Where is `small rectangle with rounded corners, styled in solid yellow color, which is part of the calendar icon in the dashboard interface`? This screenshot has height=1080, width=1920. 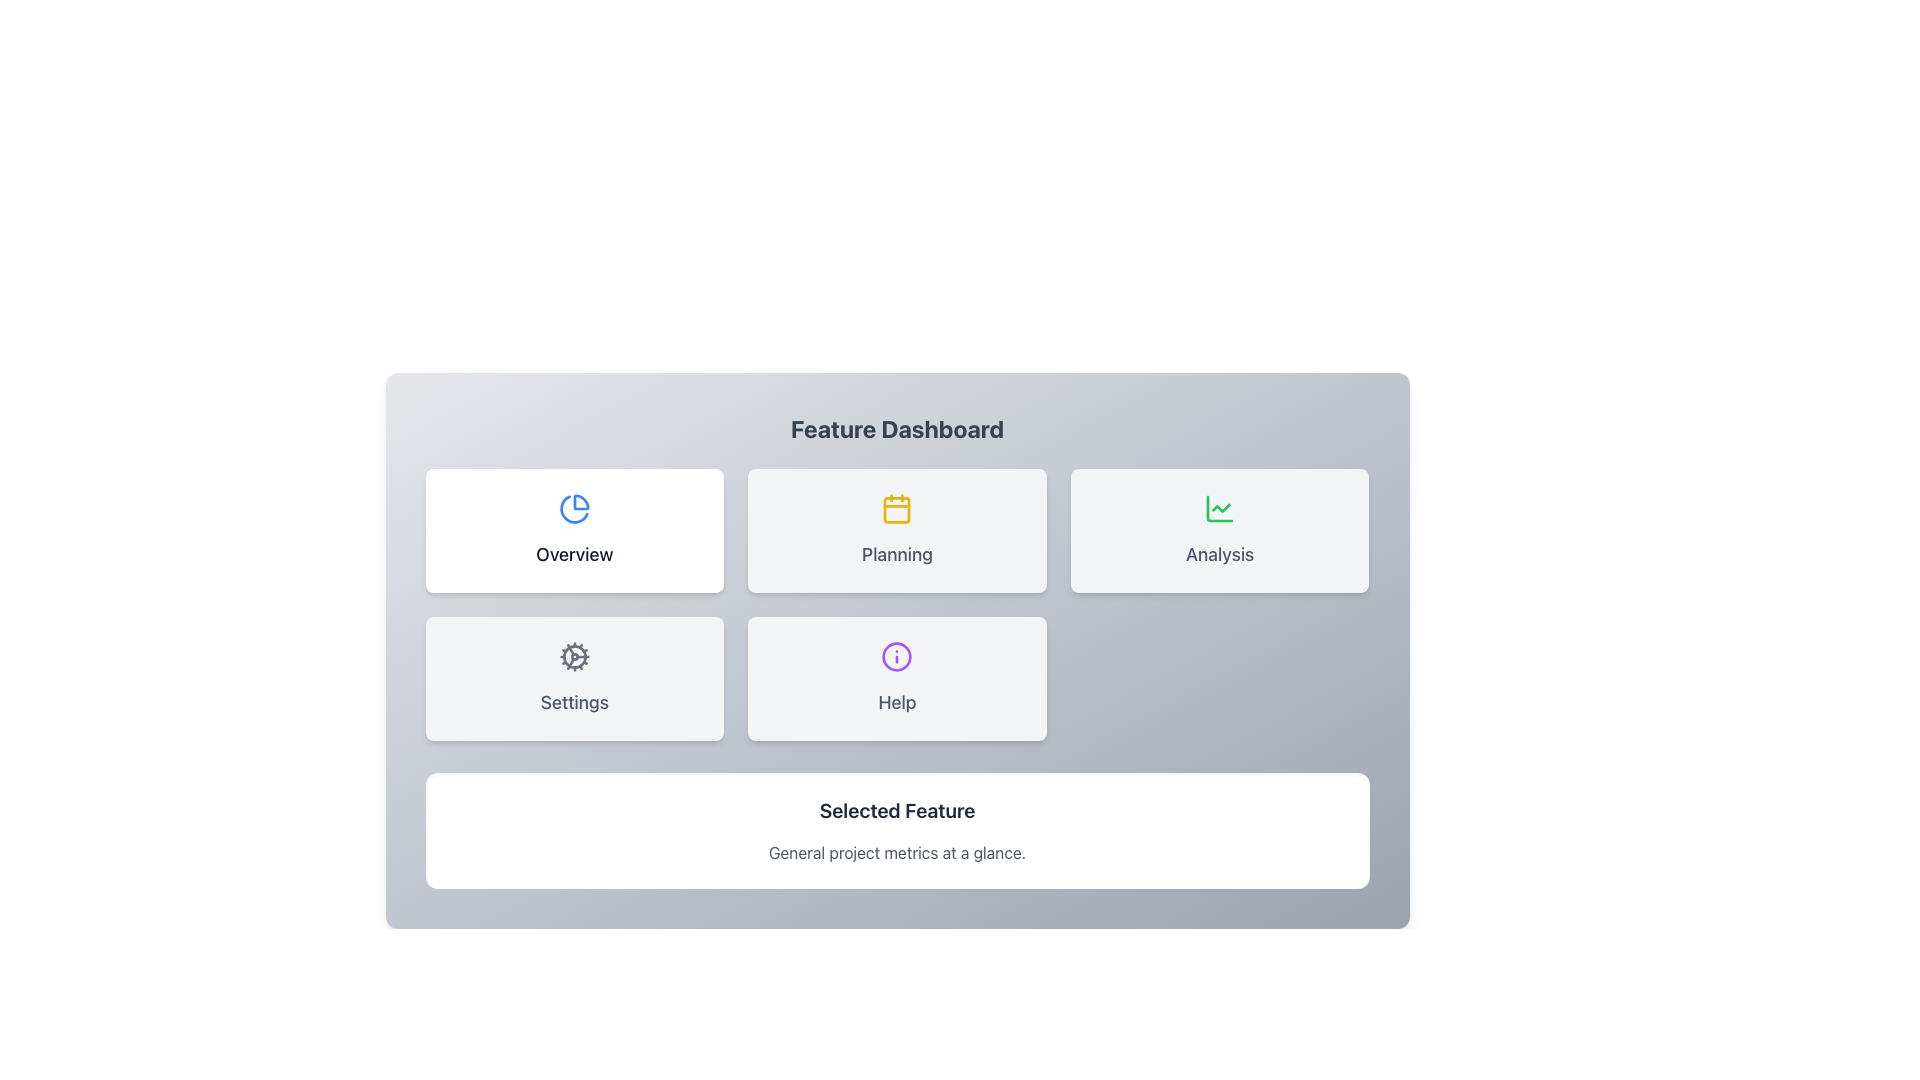
small rectangle with rounded corners, styled in solid yellow color, which is part of the calendar icon in the dashboard interface is located at coordinates (896, 509).